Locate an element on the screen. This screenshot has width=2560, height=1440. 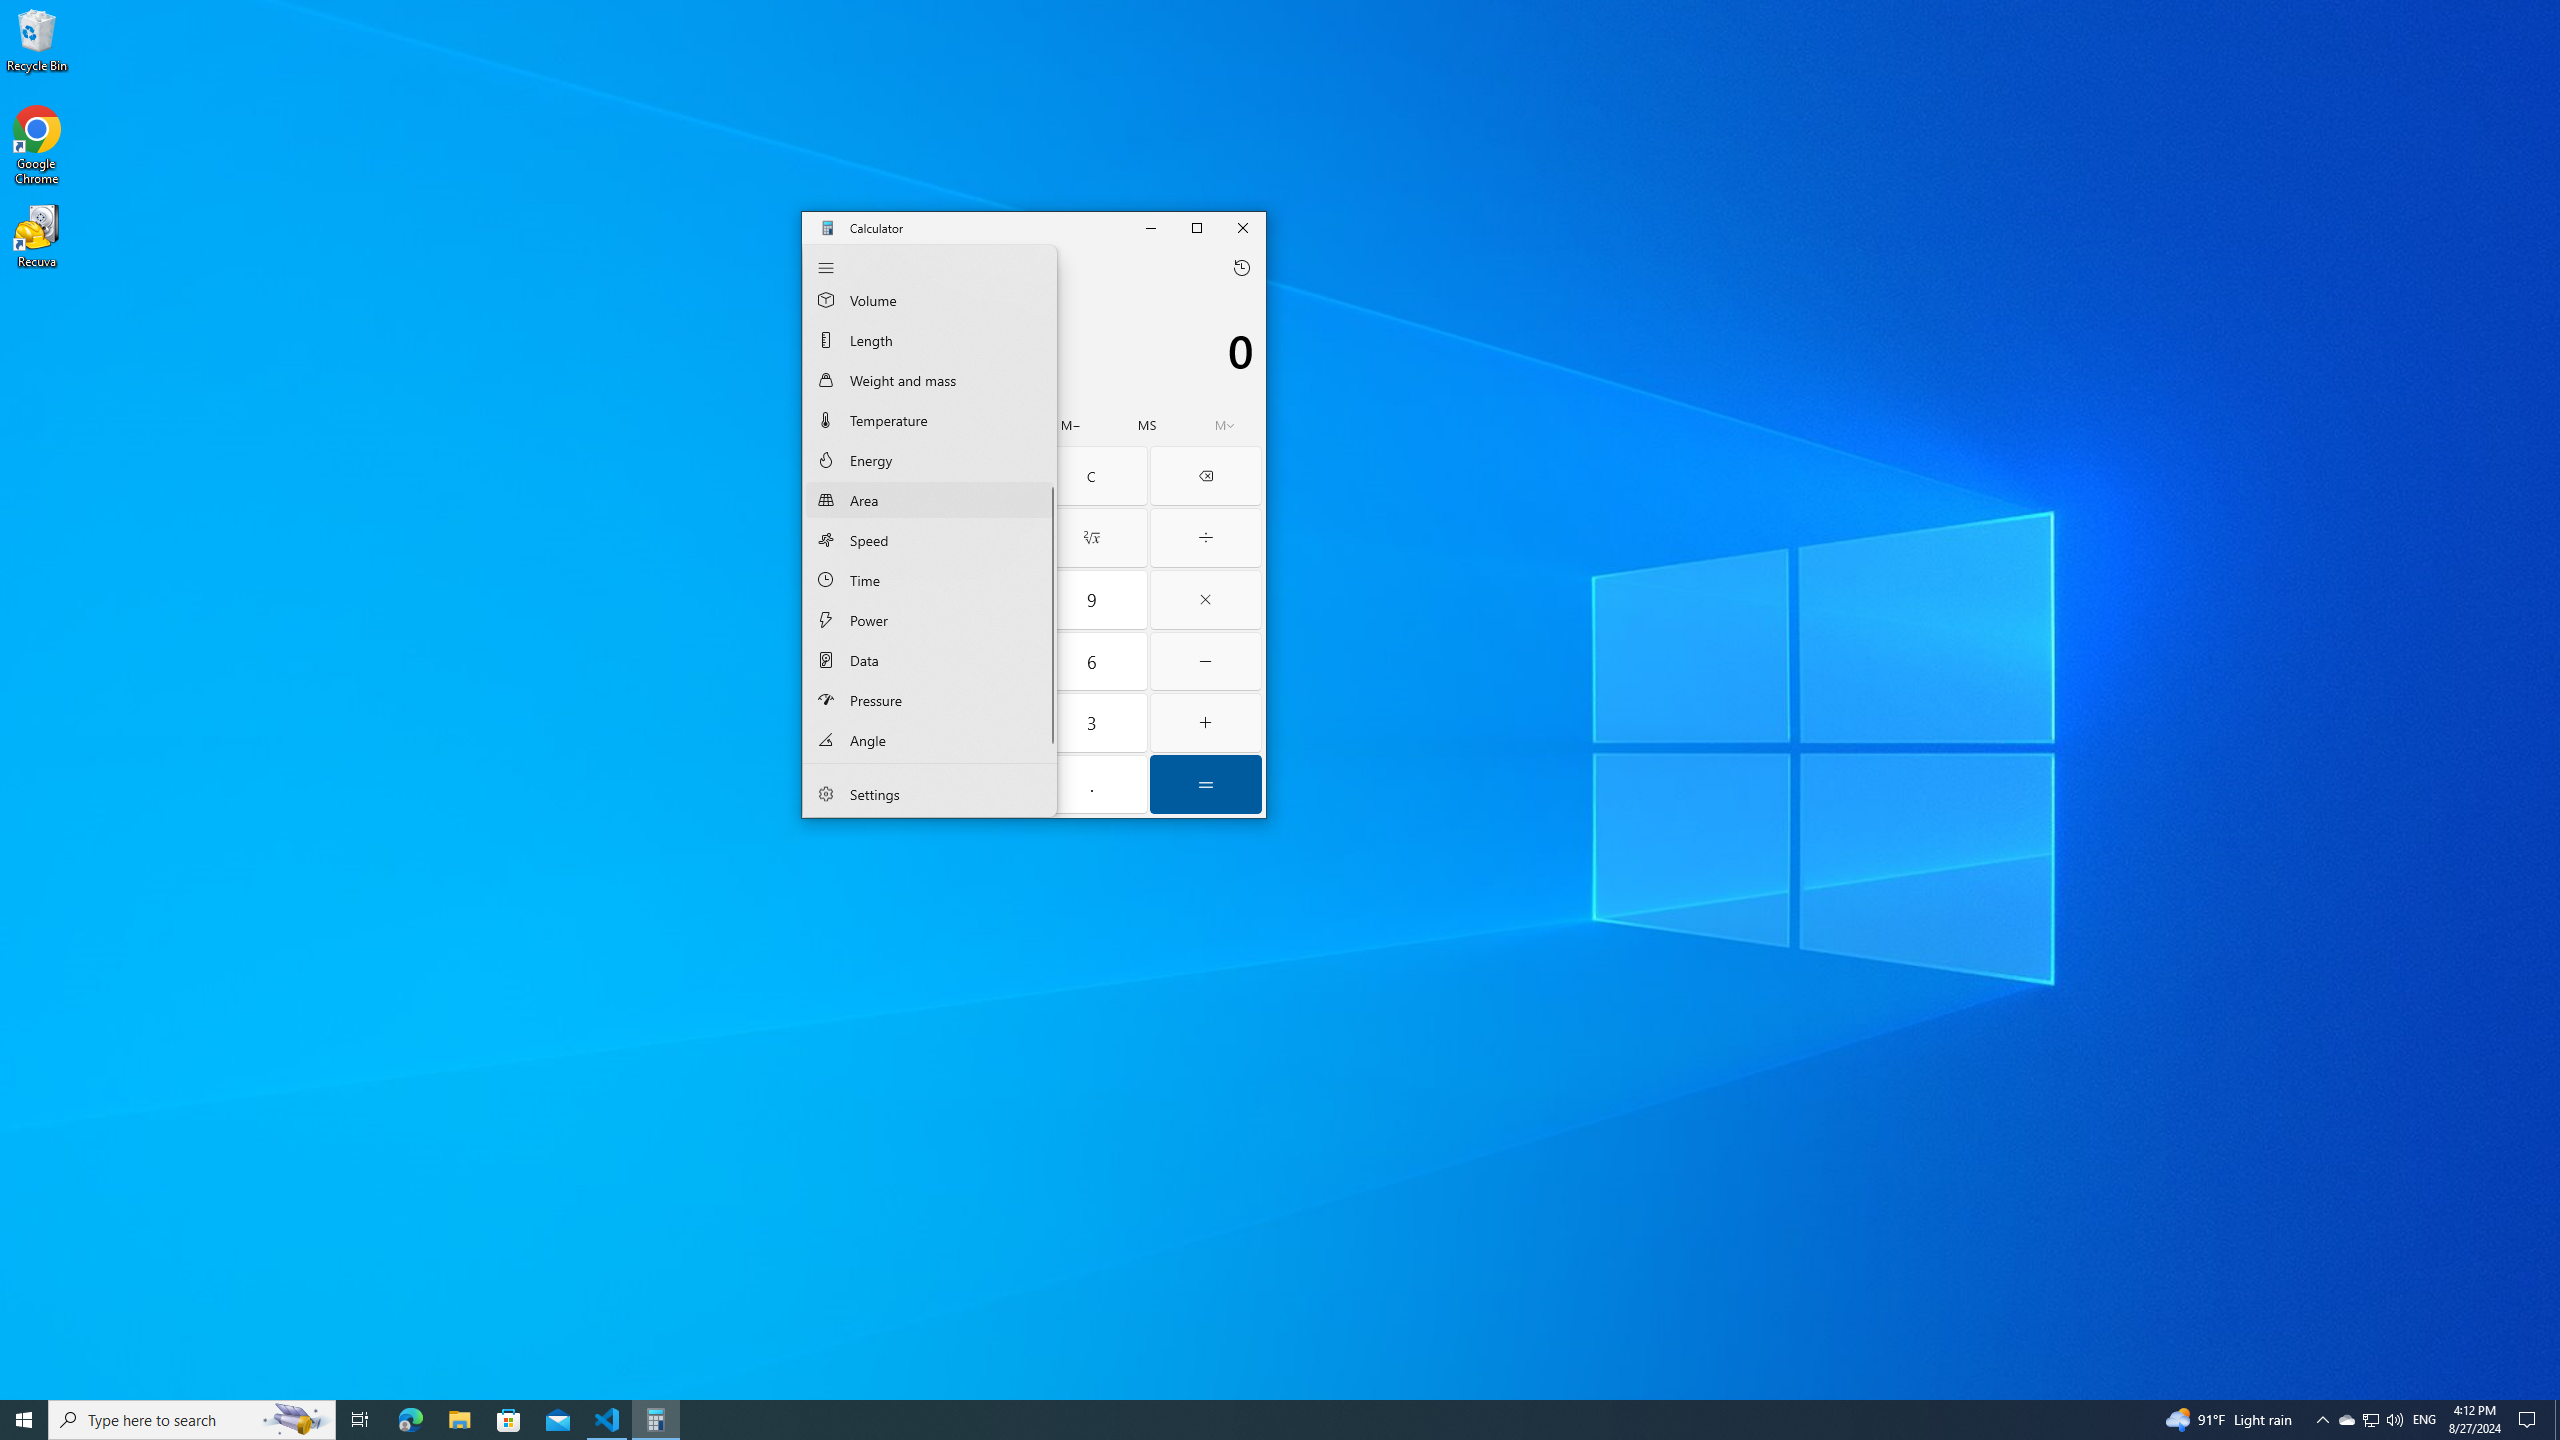
'Open memory flyout' is located at coordinates (1223, 425).